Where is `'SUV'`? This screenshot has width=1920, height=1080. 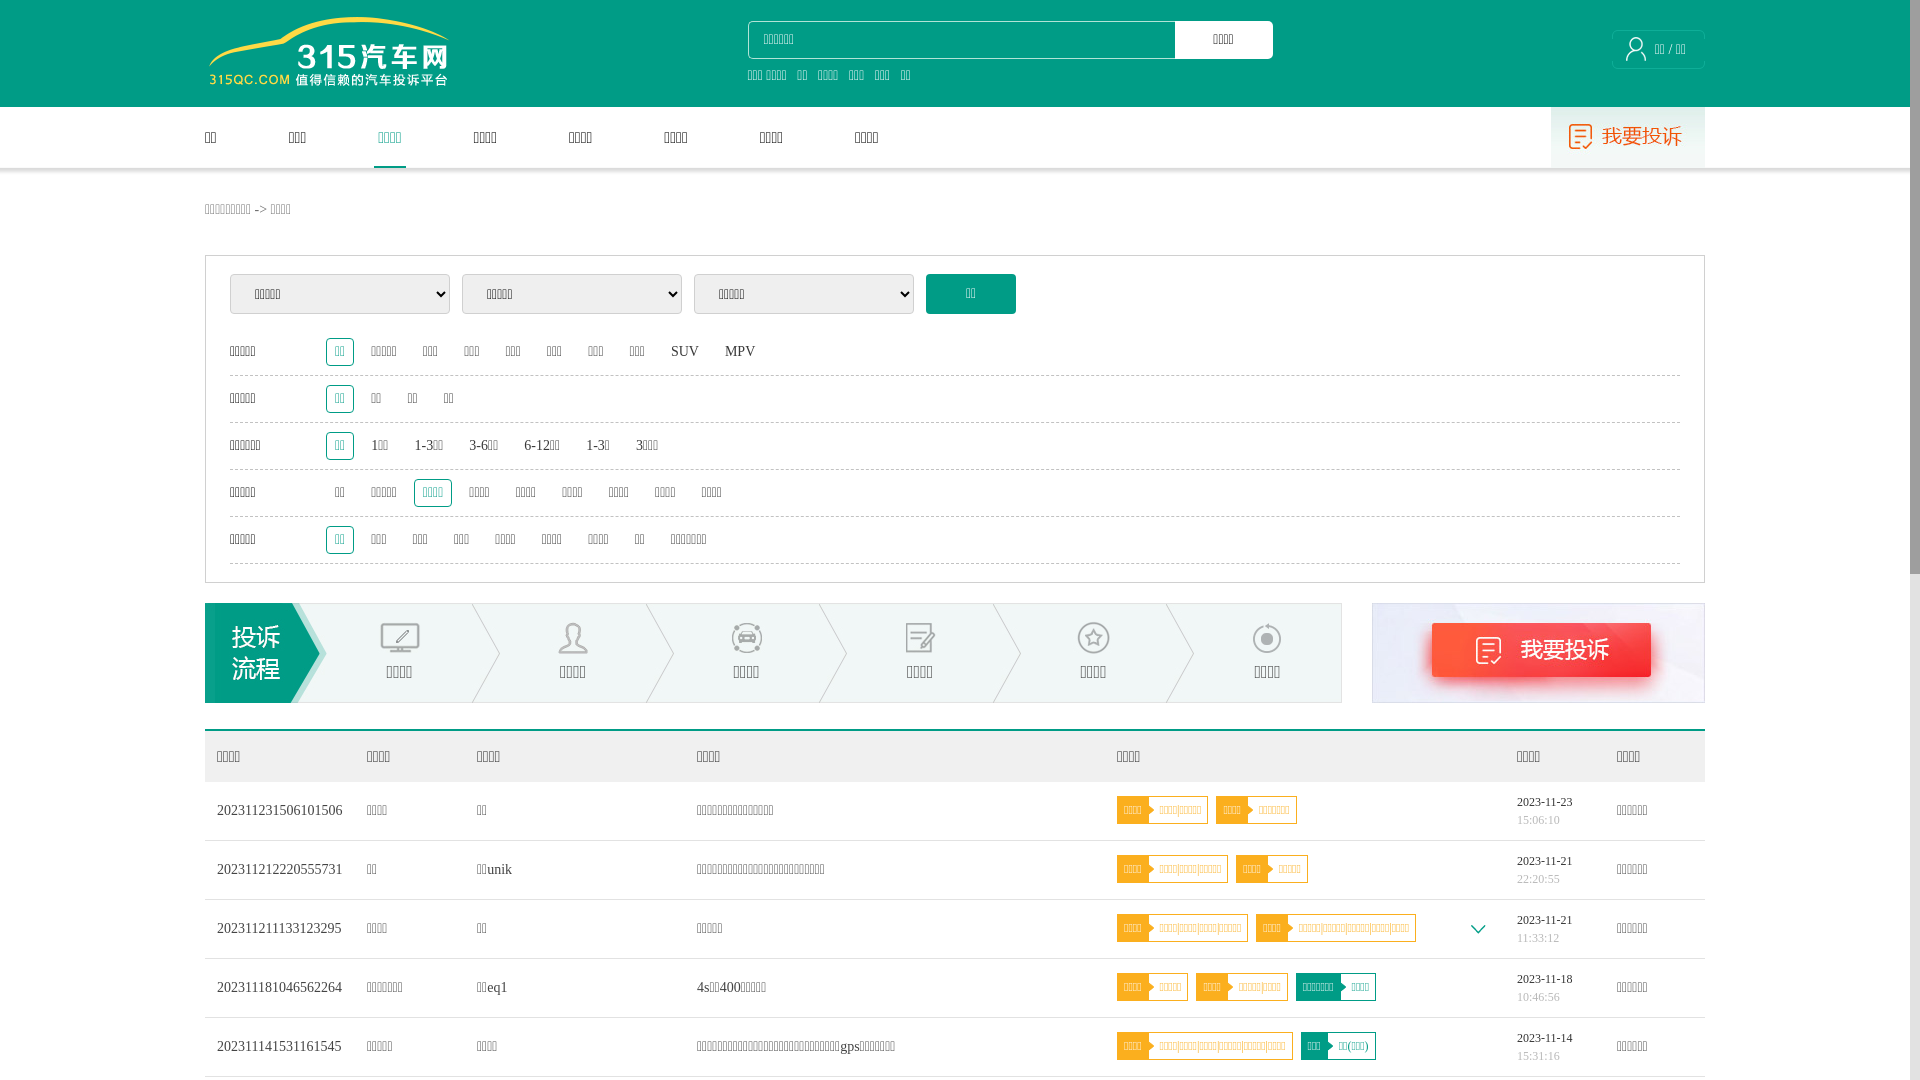 'SUV' is located at coordinates (685, 350).